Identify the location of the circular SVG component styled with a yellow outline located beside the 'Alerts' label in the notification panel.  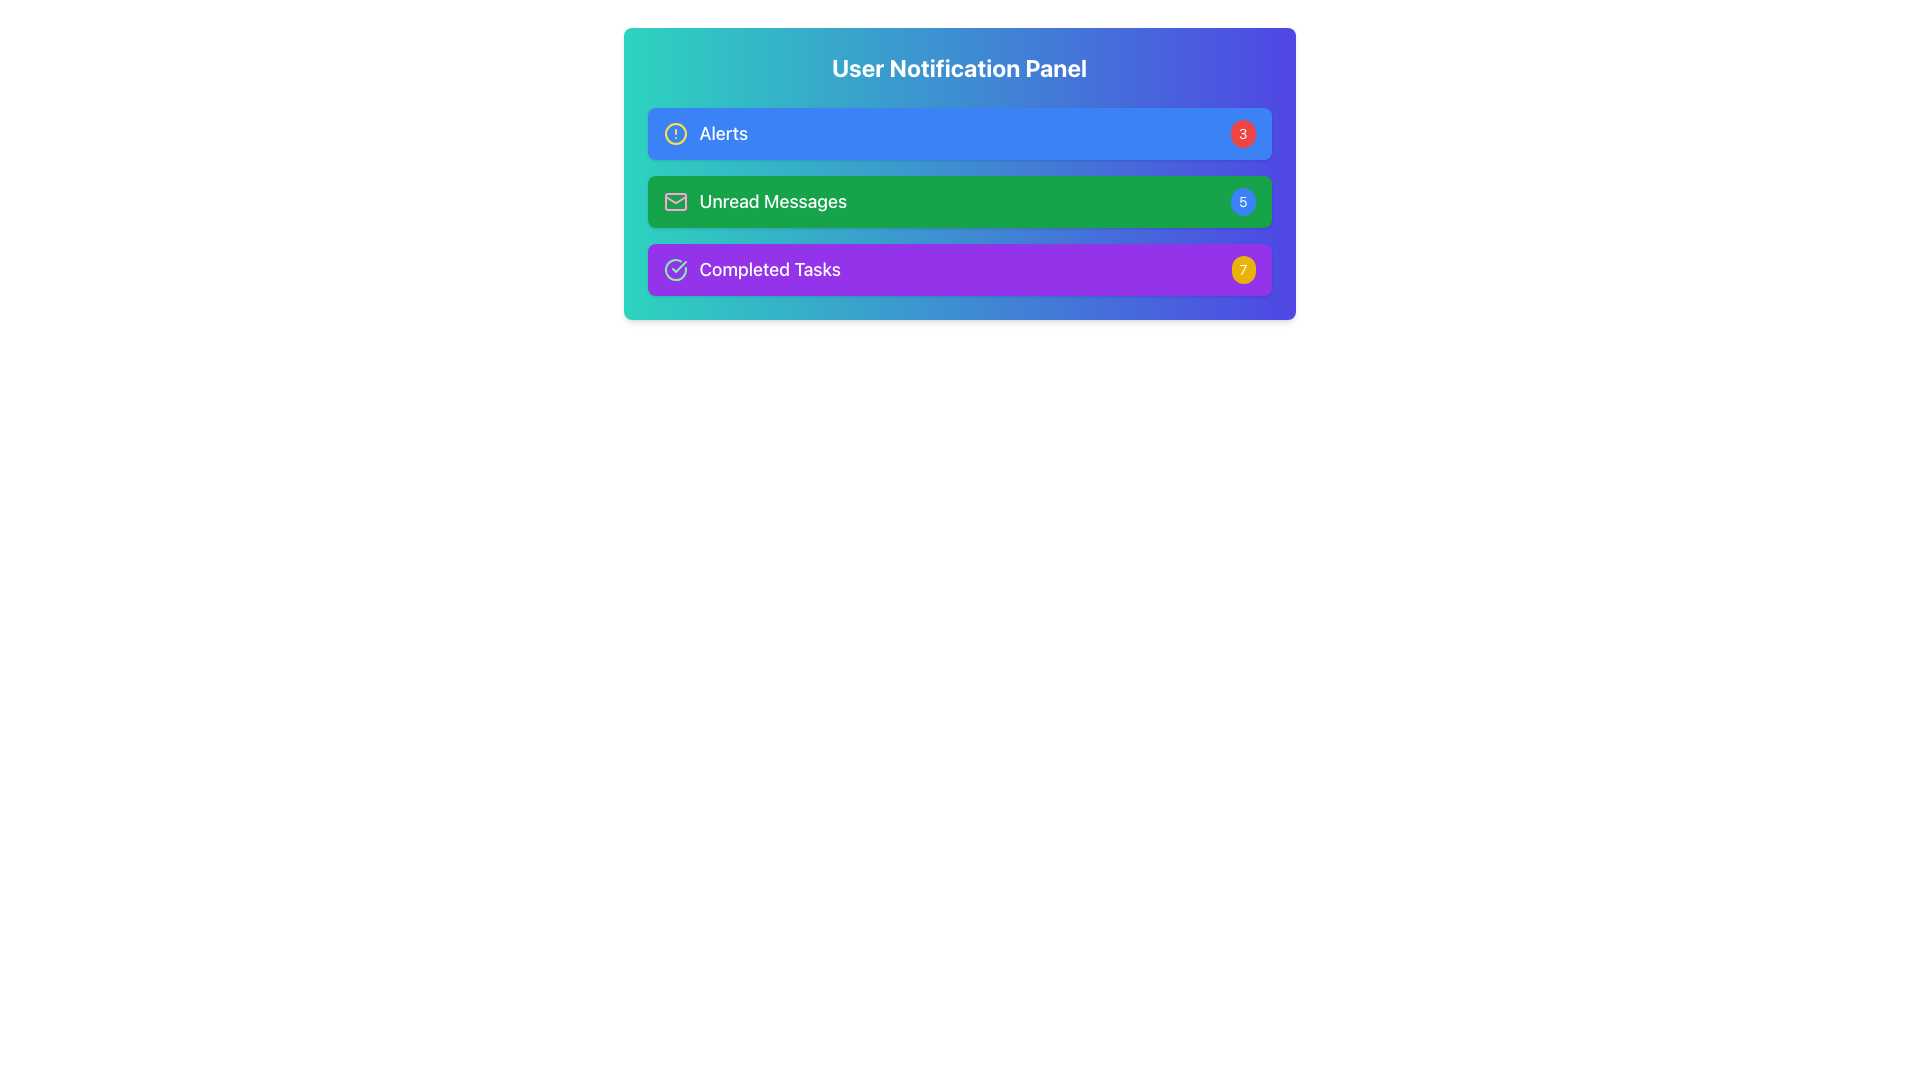
(675, 134).